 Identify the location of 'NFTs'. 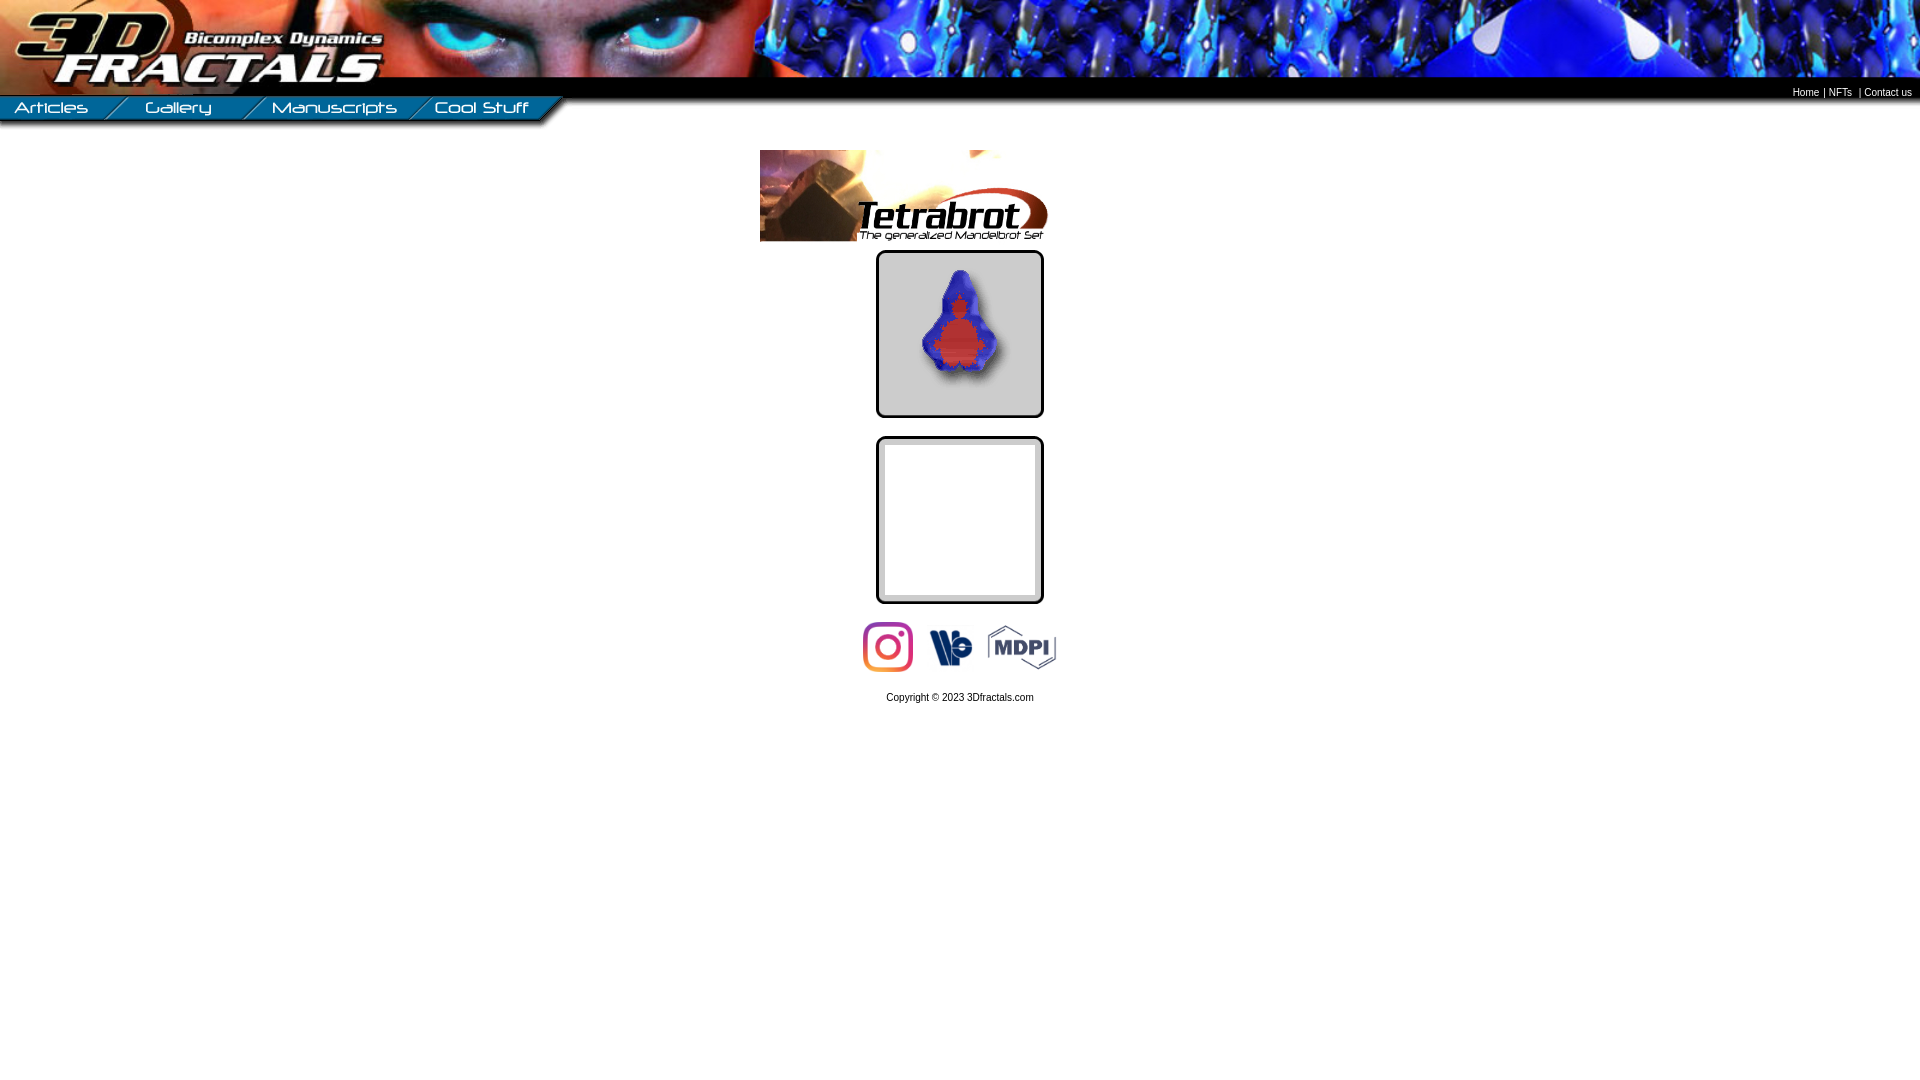
(1840, 92).